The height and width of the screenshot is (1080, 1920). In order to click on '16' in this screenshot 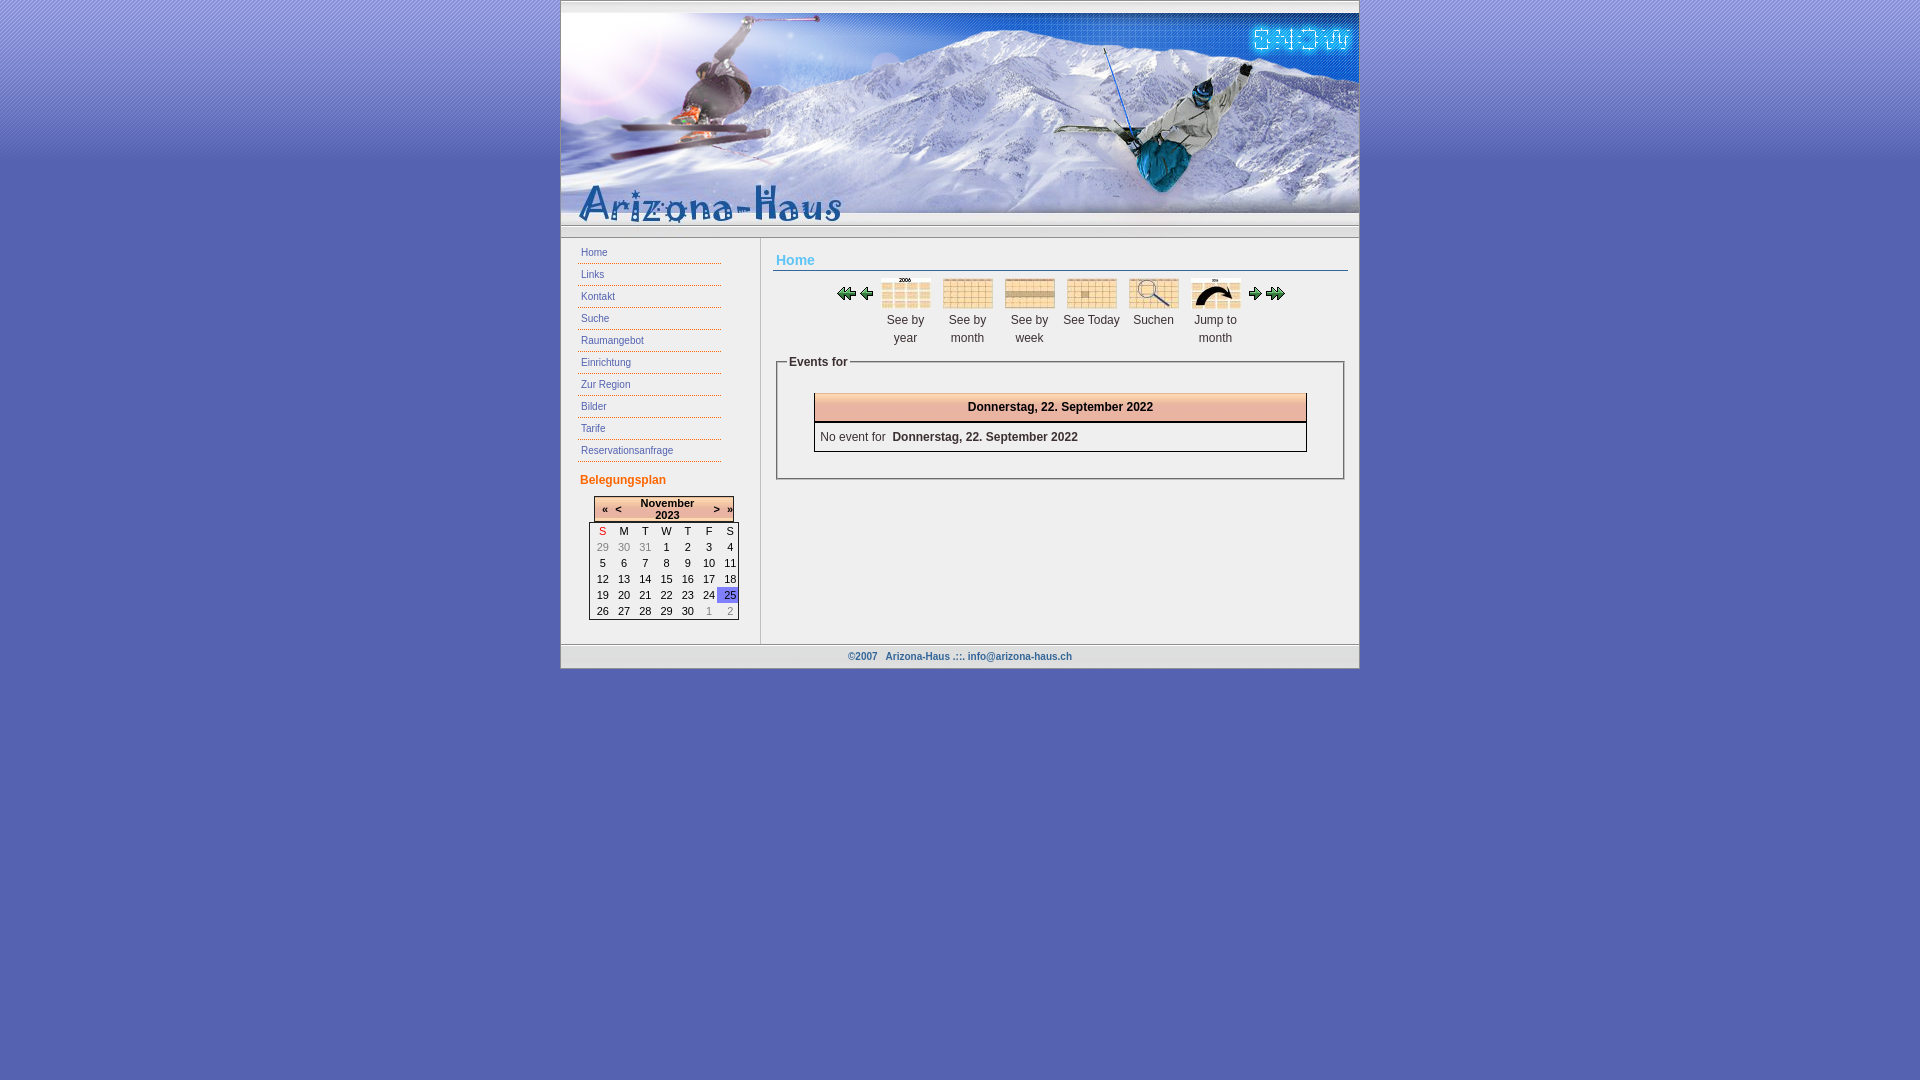, I will do `click(687, 578)`.